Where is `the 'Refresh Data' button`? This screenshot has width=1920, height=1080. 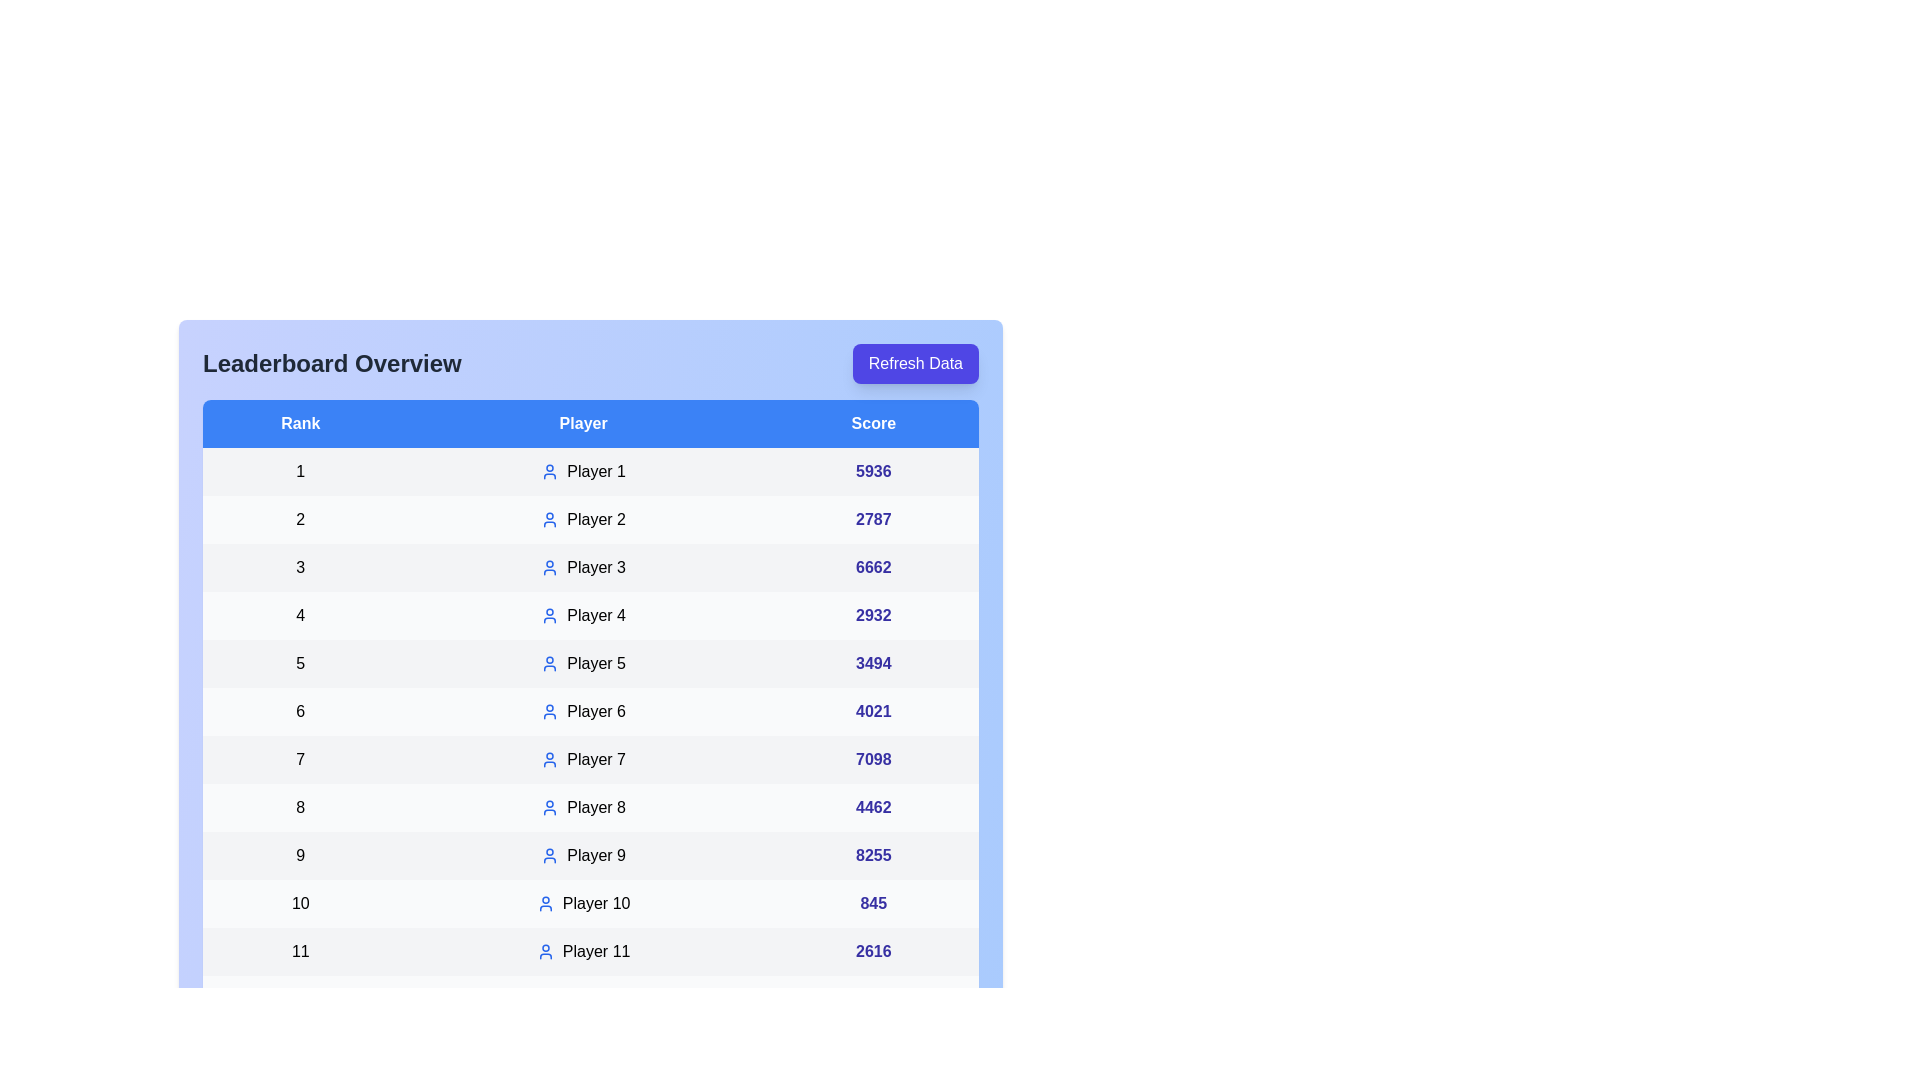 the 'Refresh Data' button is located at coordinates (914, 363).